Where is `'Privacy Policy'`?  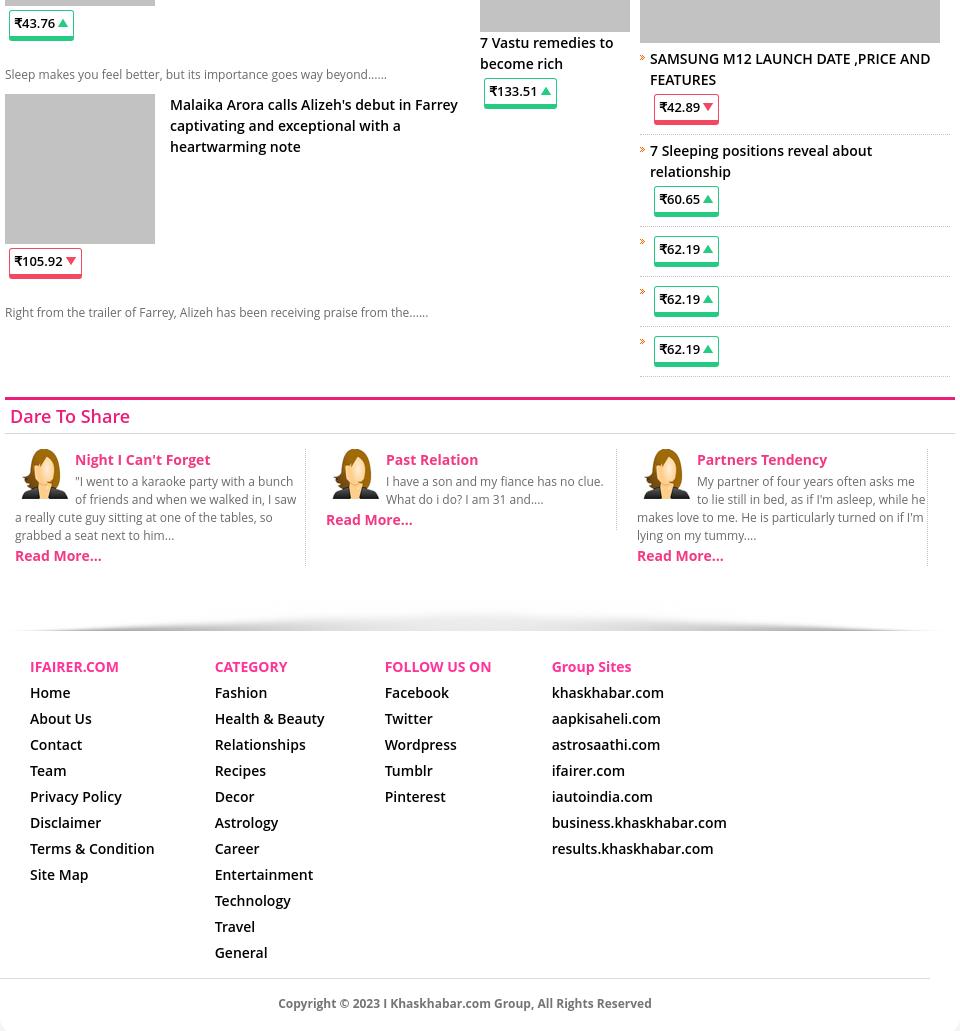
'Privacy Policy' is located at coordinates (75, 794).